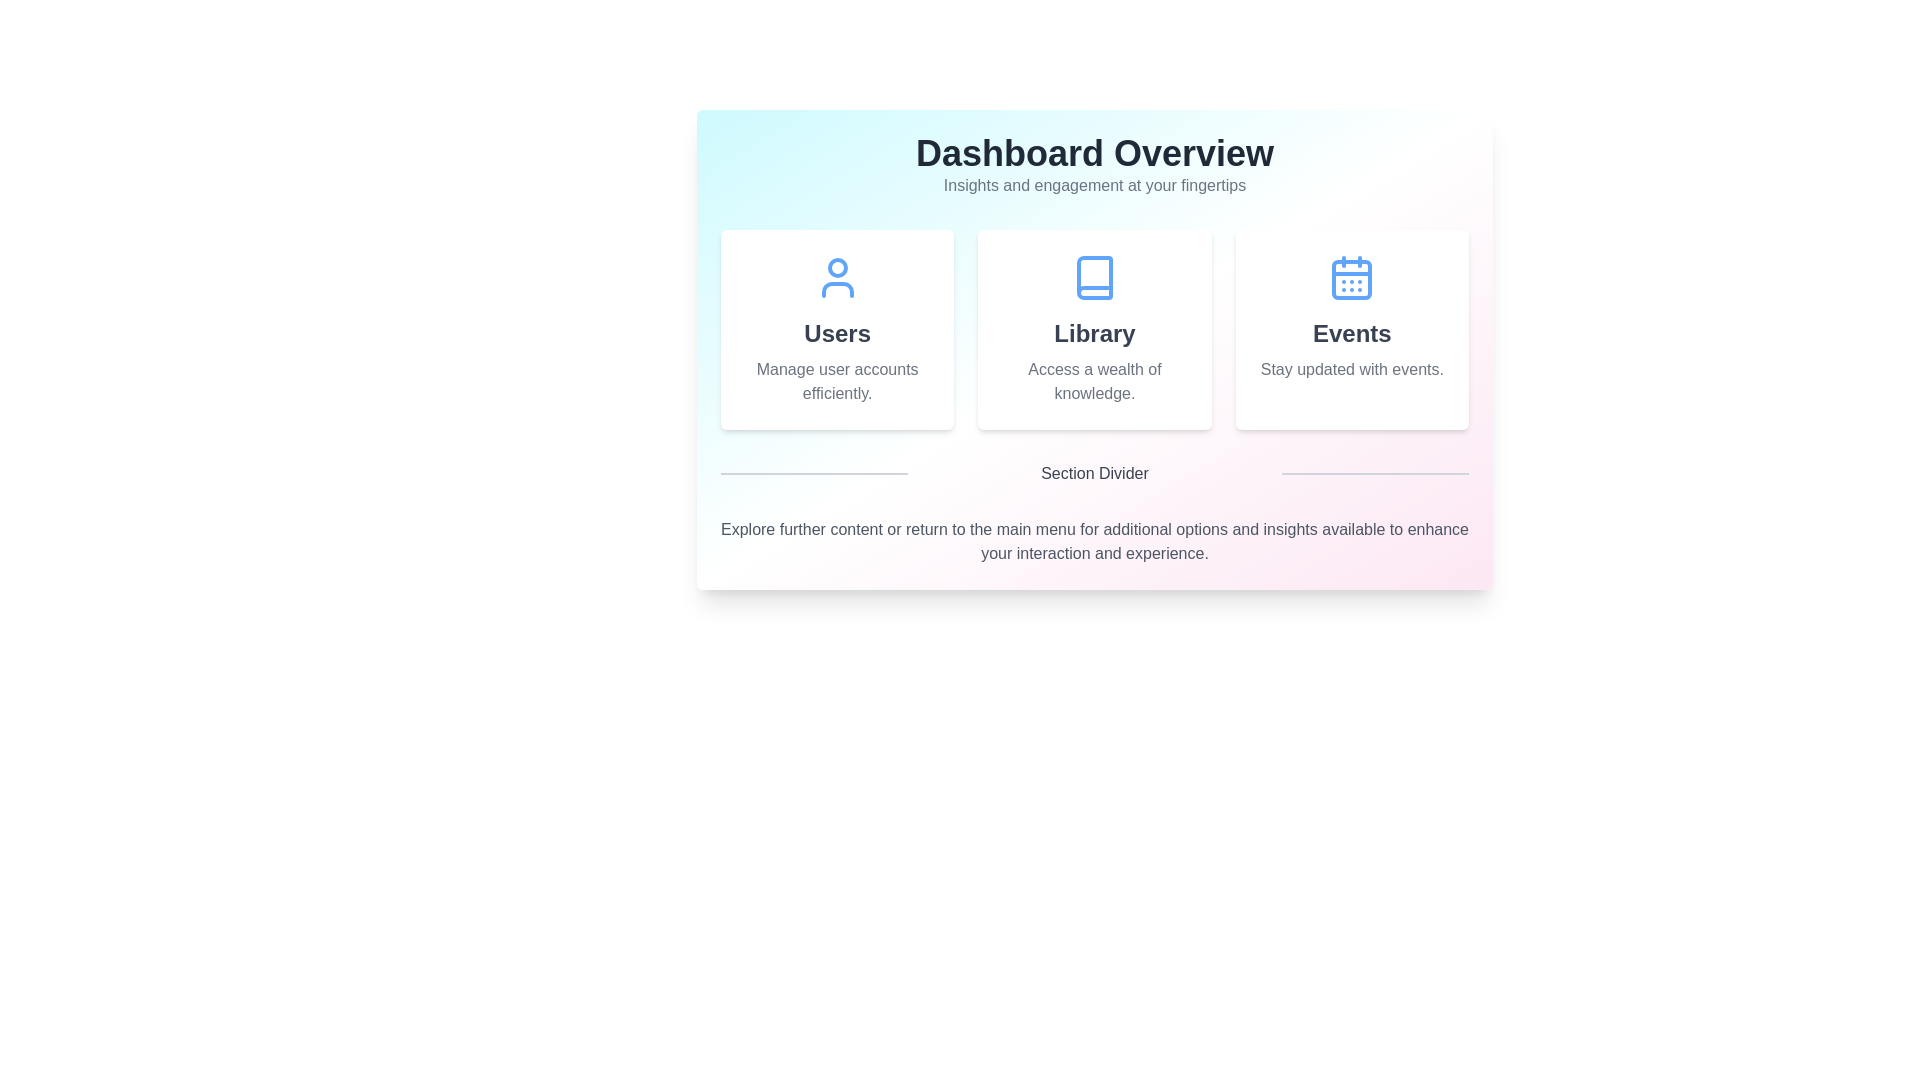 This screenshot has height=1080, width=1920. I want to click on the text element displaying 'Events' in bold, large font, located in the center of the rightmost panel of the layout, so click(1352, 333).